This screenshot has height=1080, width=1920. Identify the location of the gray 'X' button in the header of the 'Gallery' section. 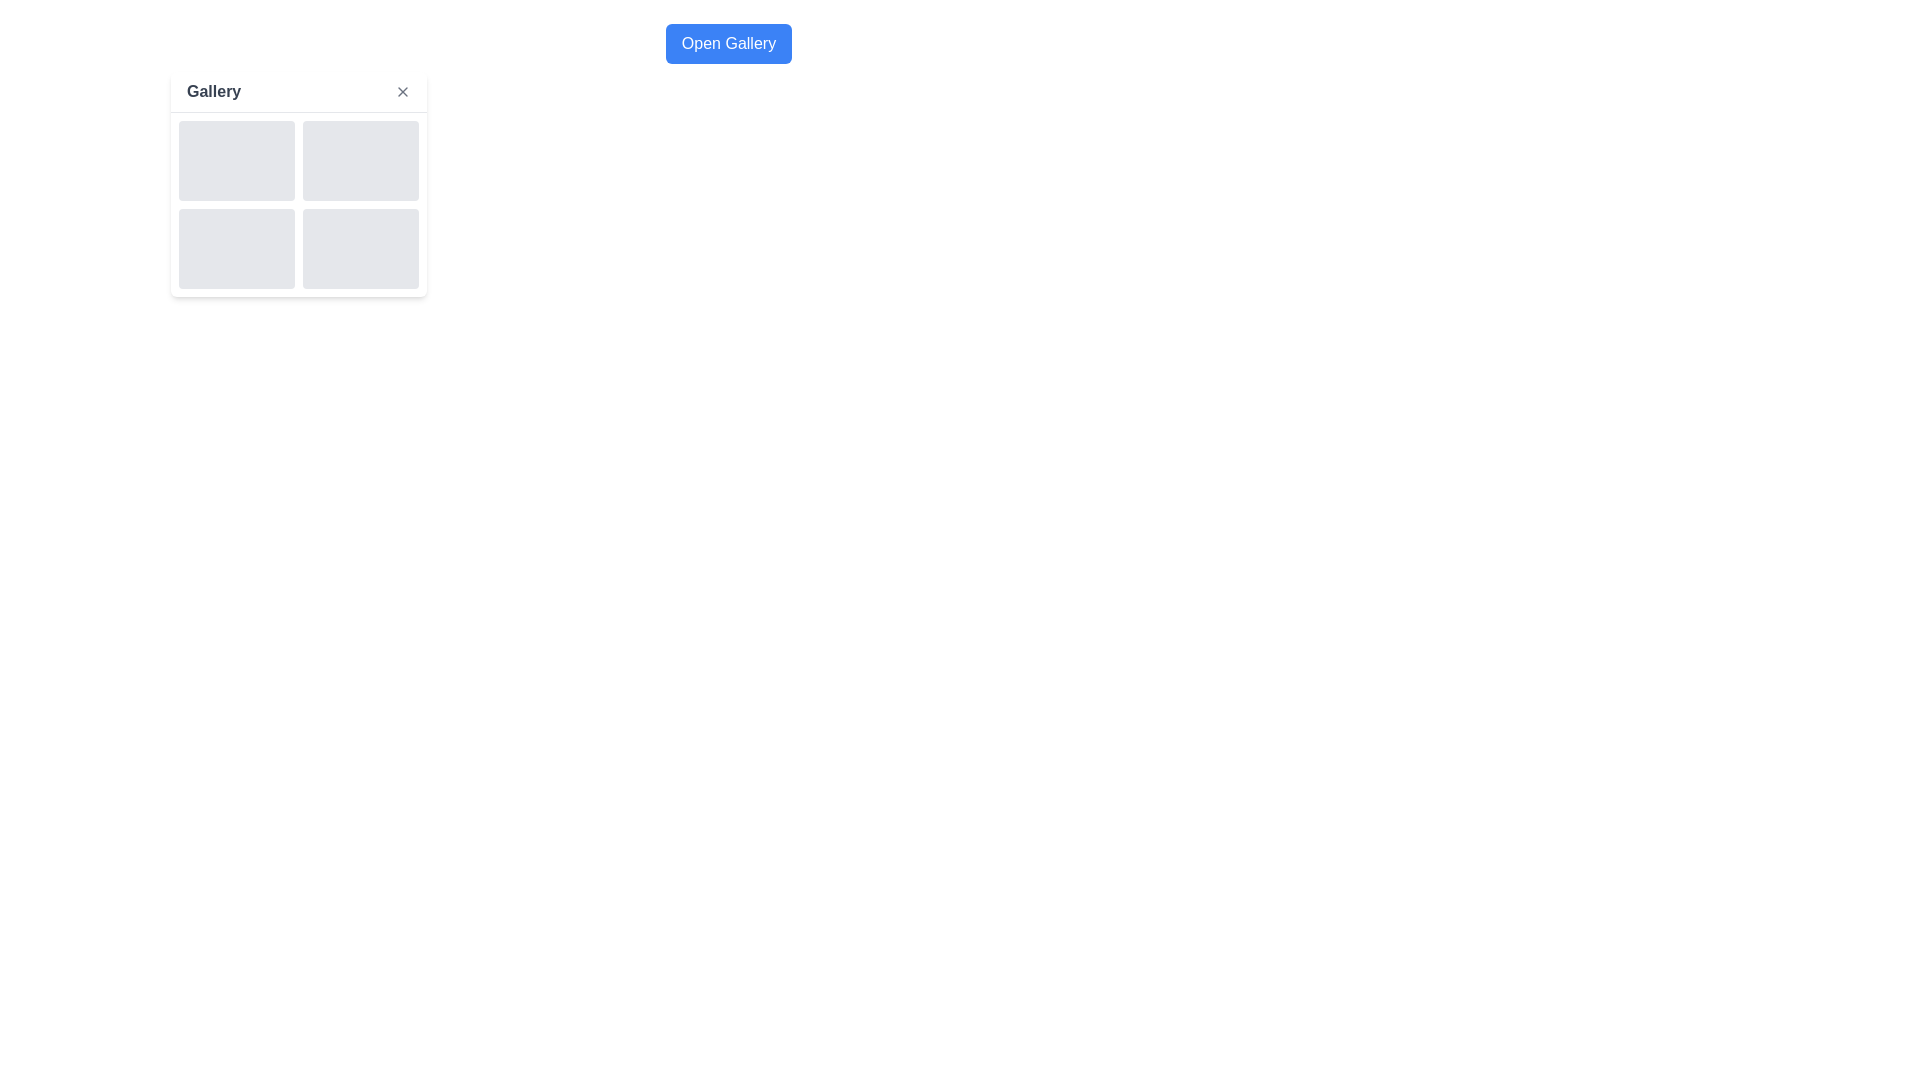
(402, 92).